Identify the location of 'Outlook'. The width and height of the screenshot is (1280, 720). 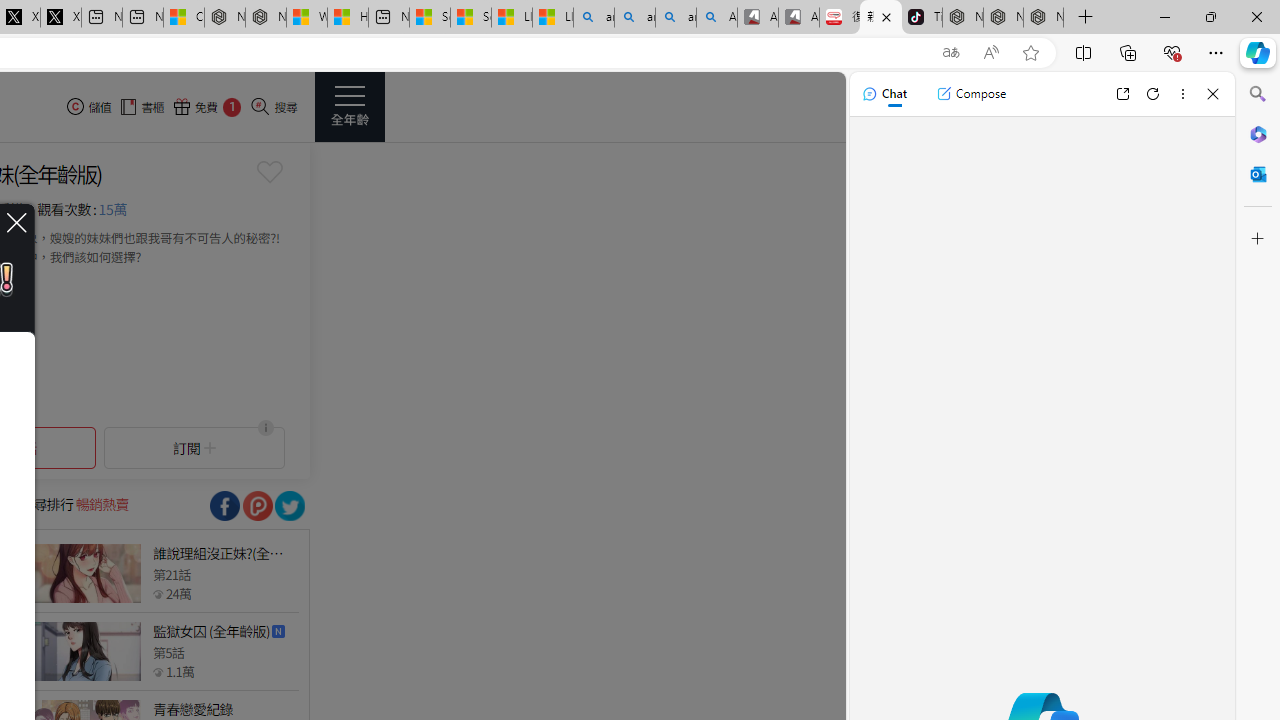
(1257, 173).